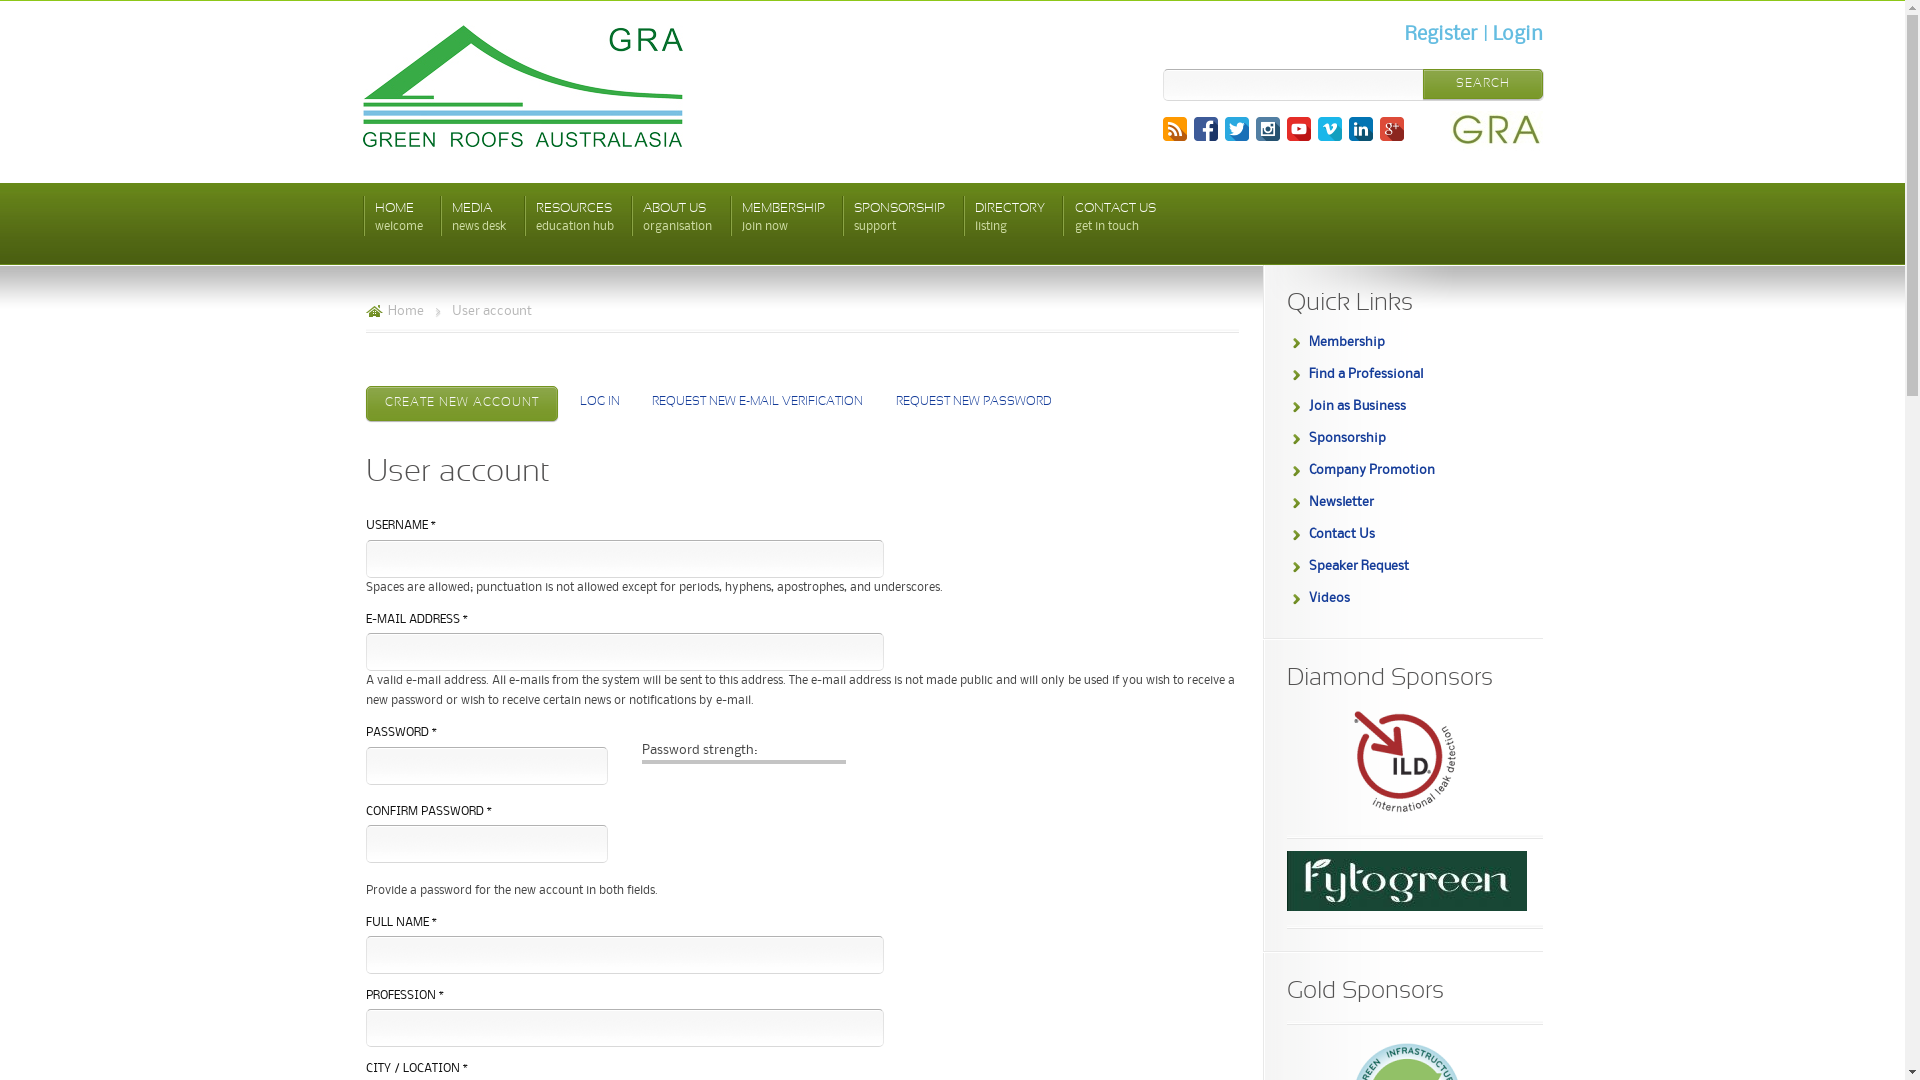  Describe the element at coordinates (460, 402) in the screenshot. I see `'CREATE NEW ACCOUNT` at that location.